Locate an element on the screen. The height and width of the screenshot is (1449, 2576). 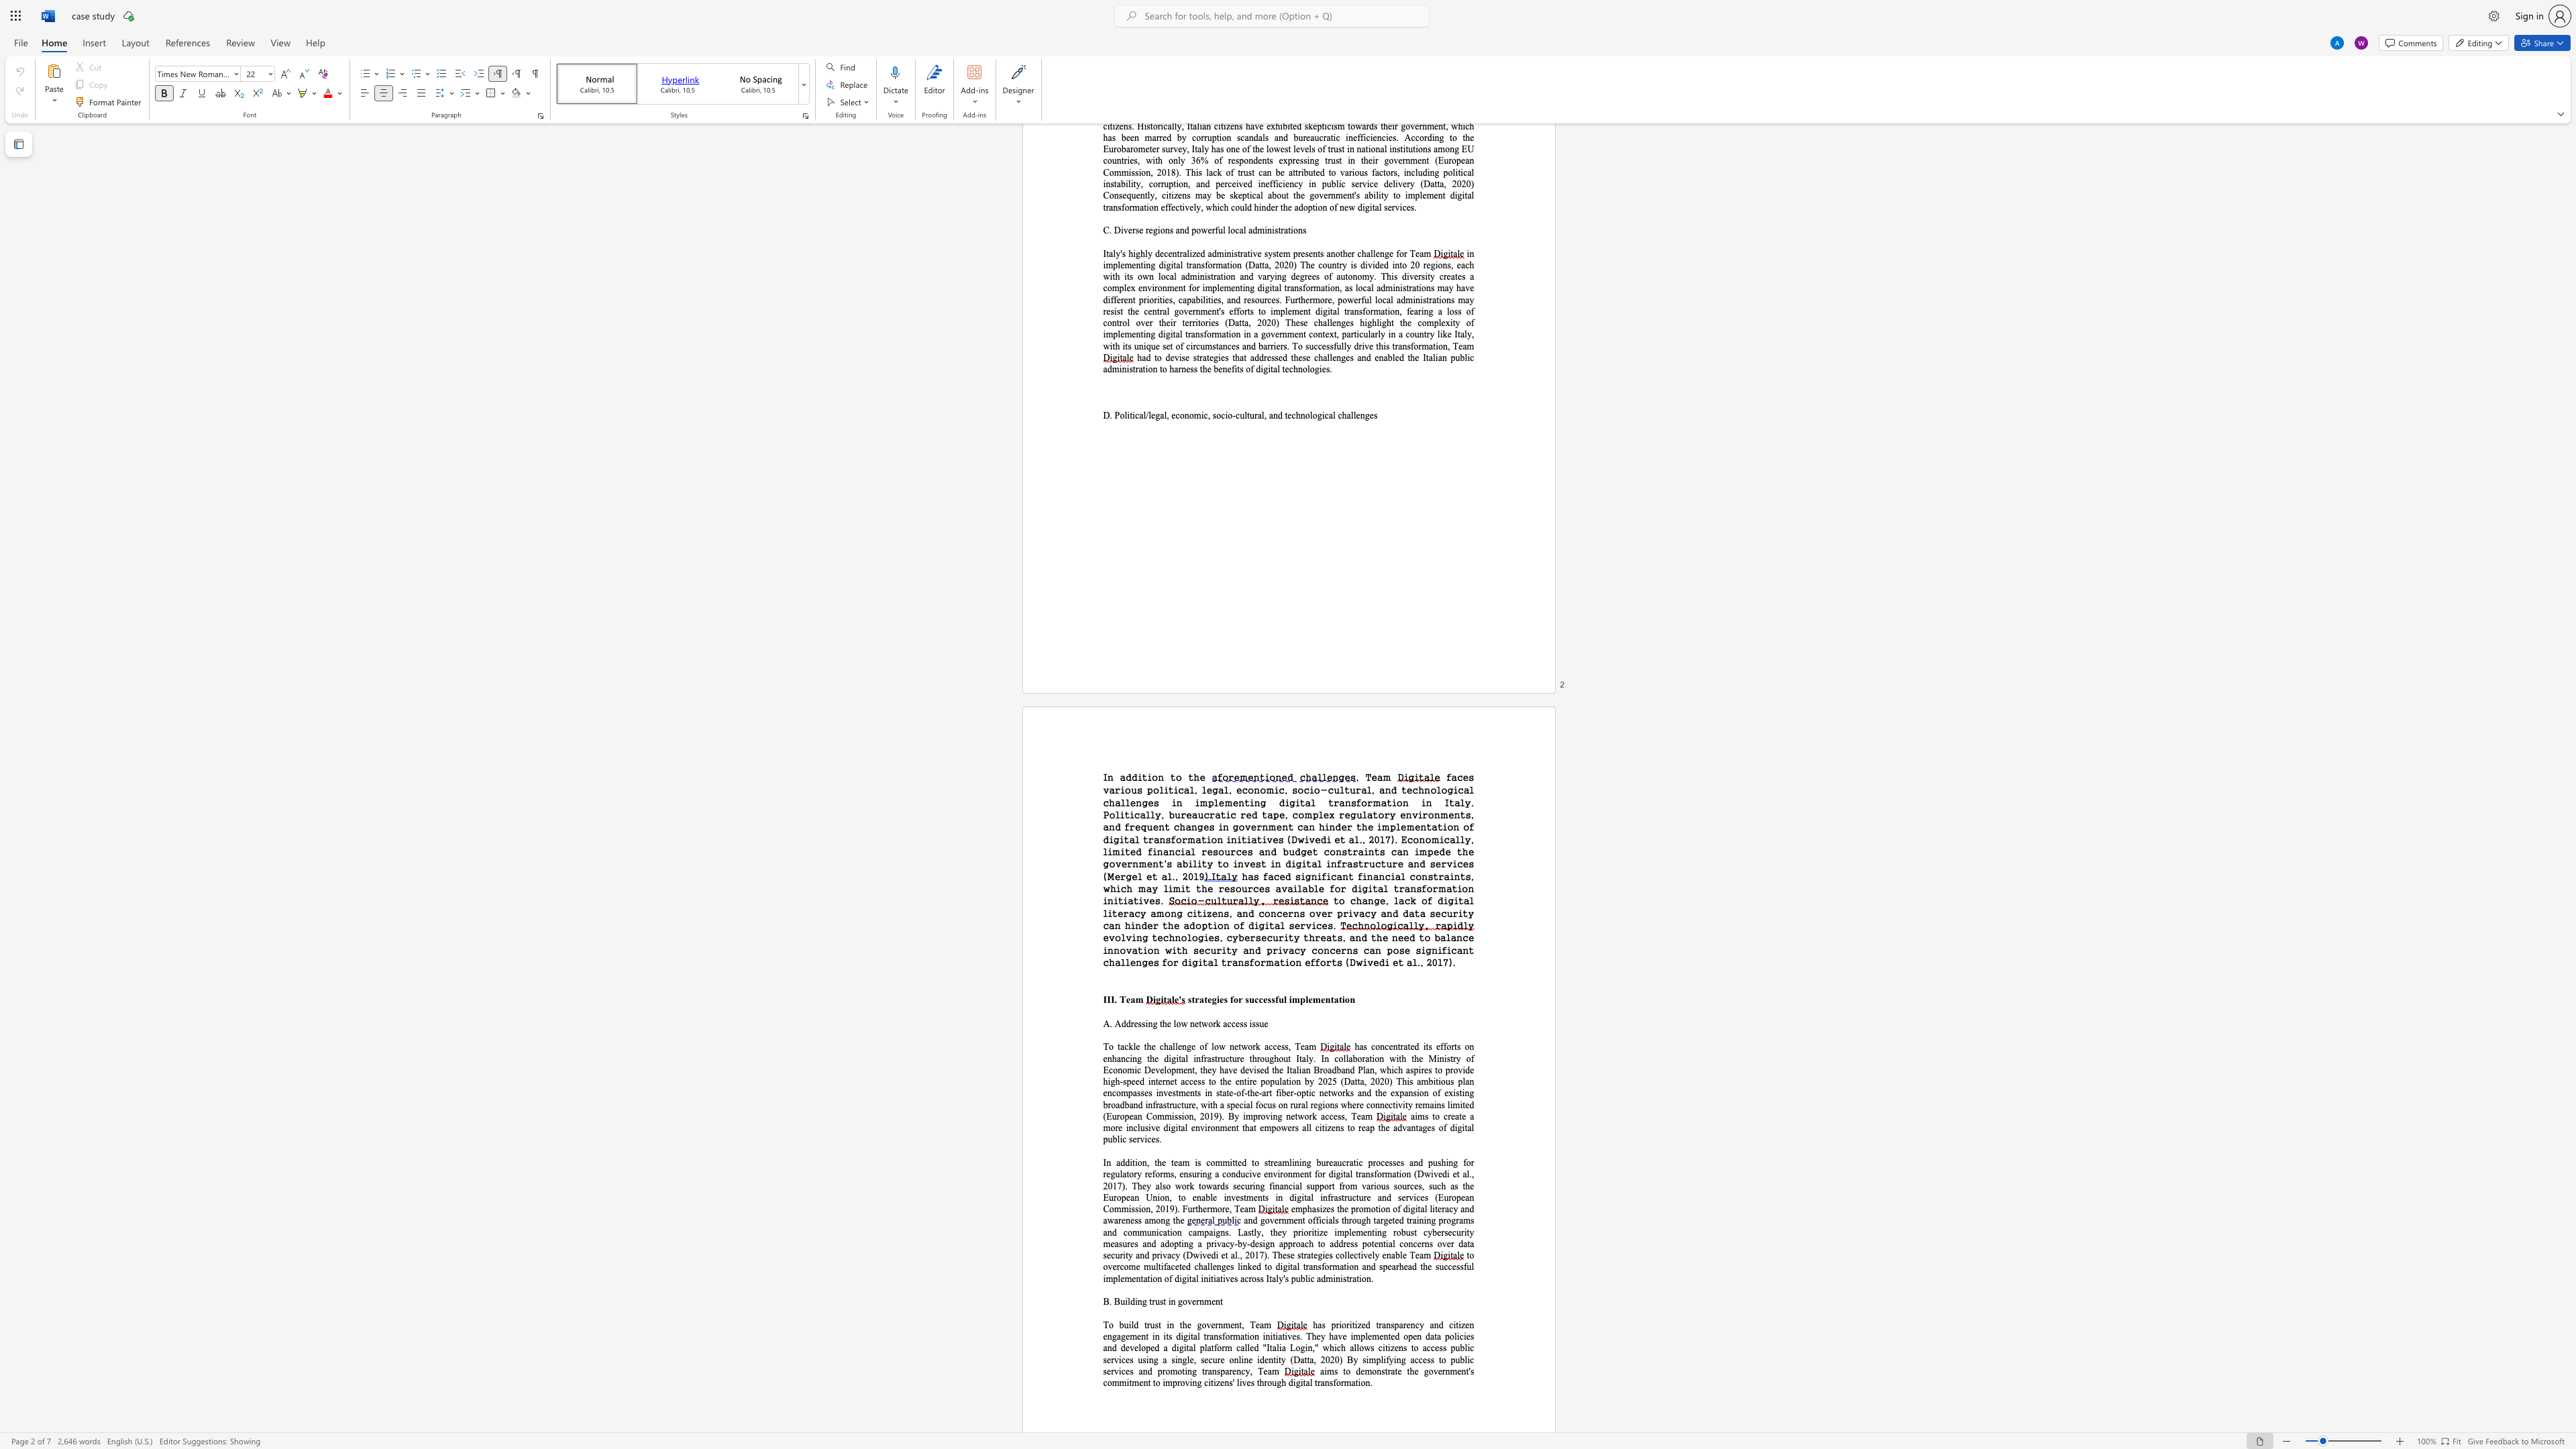
the subset text "ssing the low ne" within the text "A. Addressing the low network access issue" is located at coordinates (1137, 1023).